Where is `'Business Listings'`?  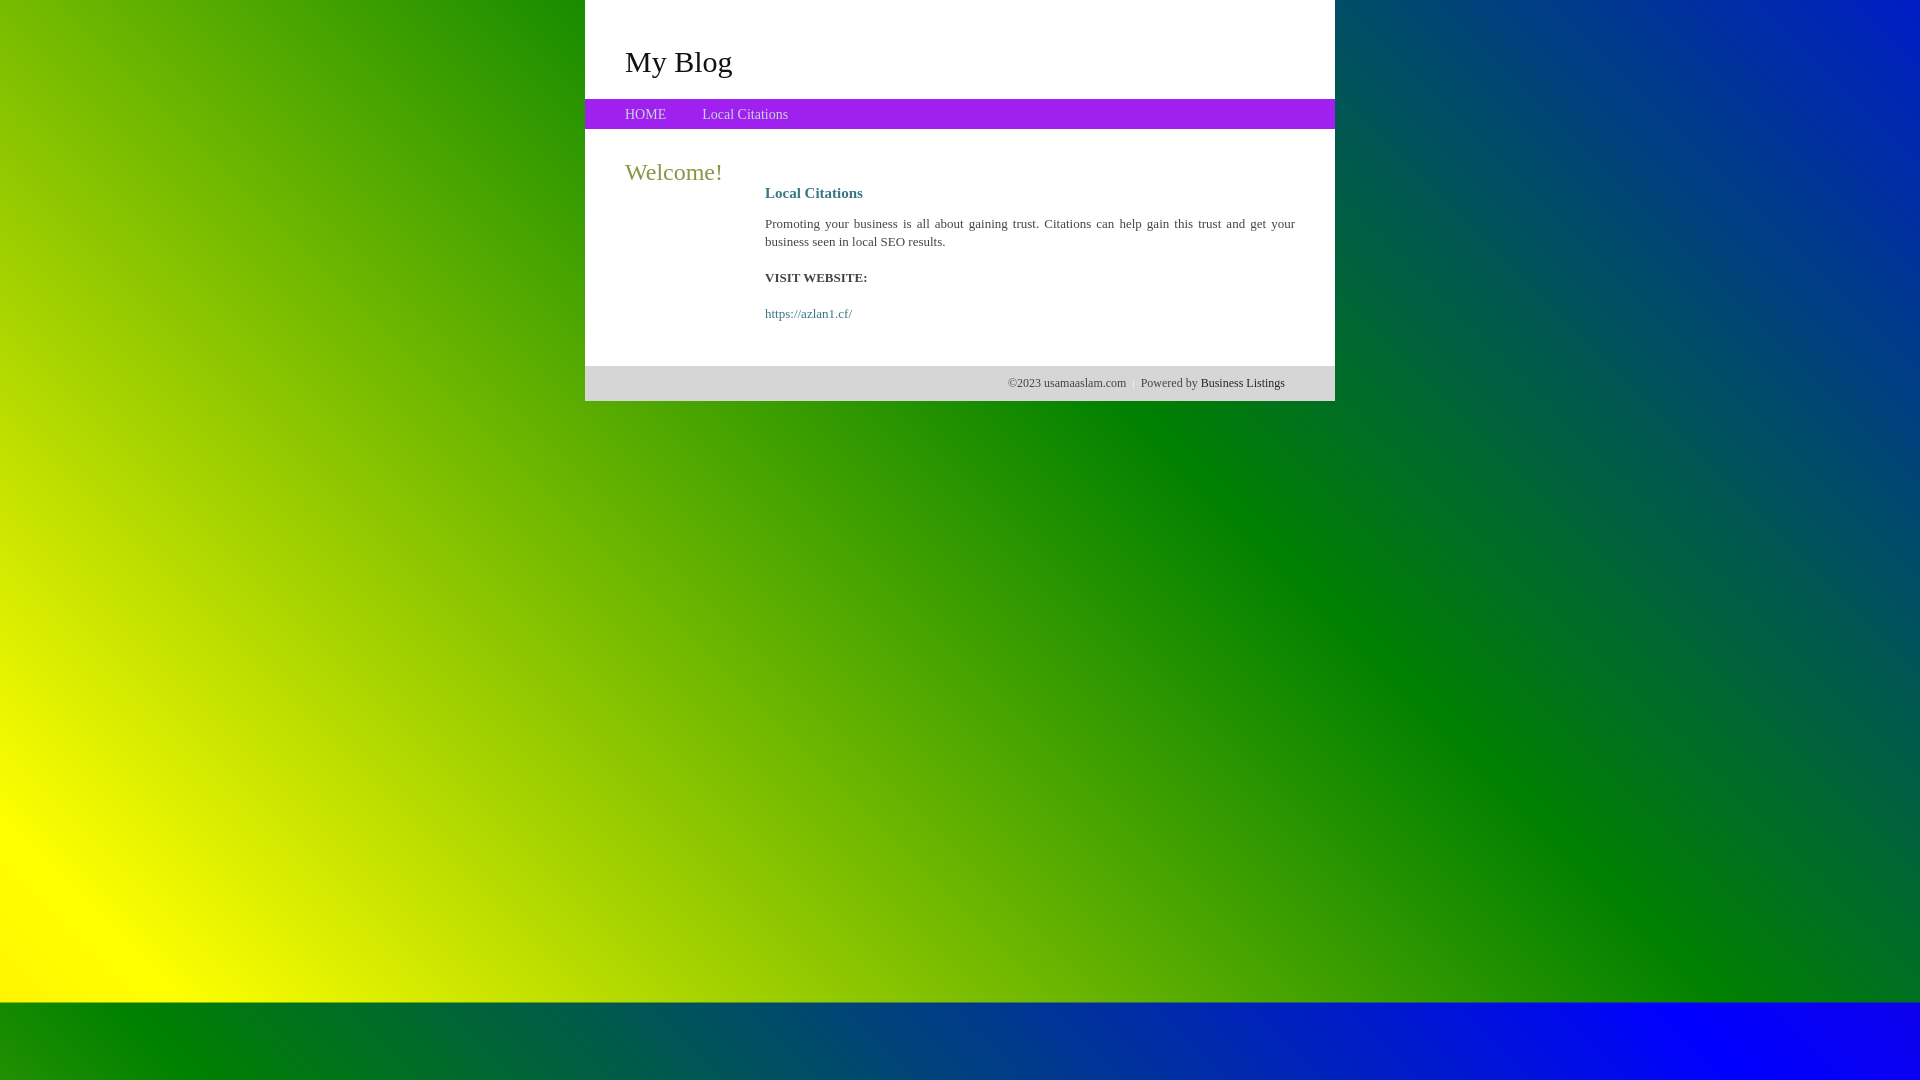 'Business Listings' is located at coordinates (1242, 382).